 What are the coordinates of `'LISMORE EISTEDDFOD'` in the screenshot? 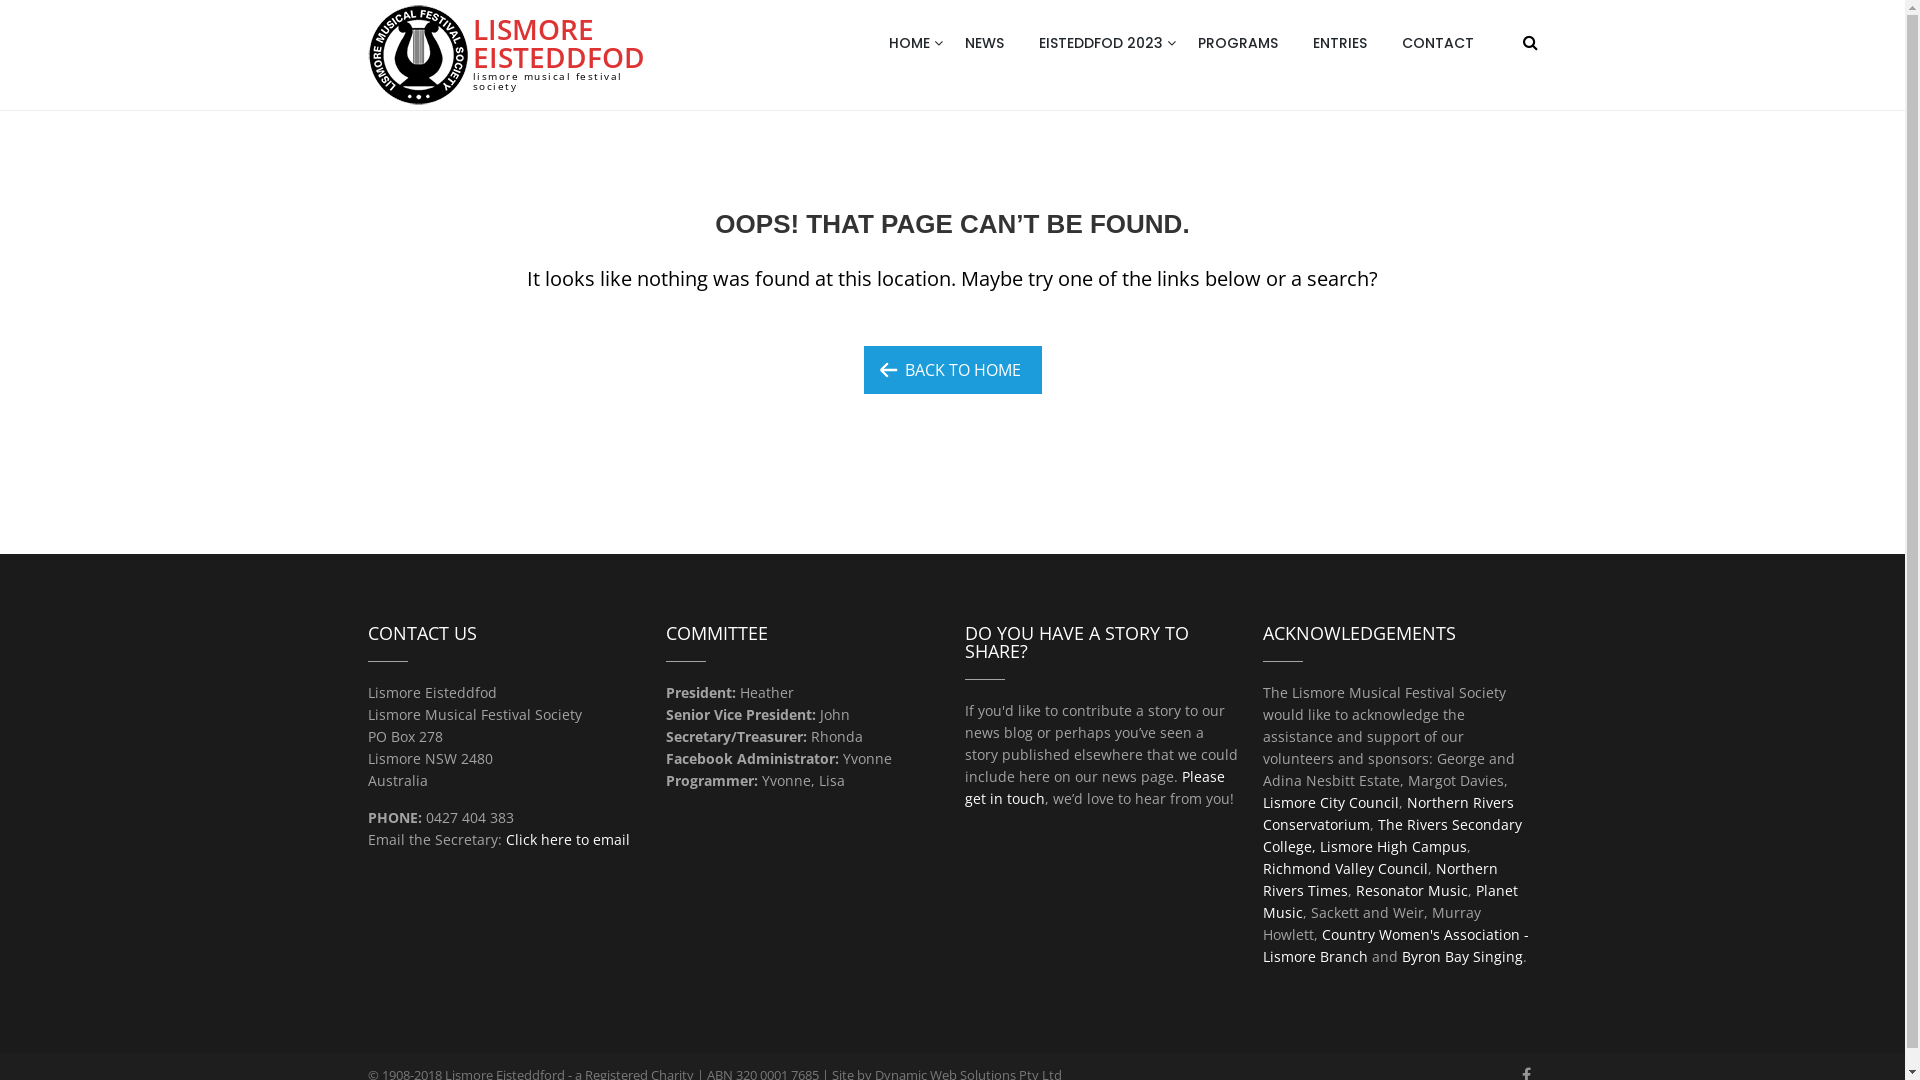 It's located at (557, 42).